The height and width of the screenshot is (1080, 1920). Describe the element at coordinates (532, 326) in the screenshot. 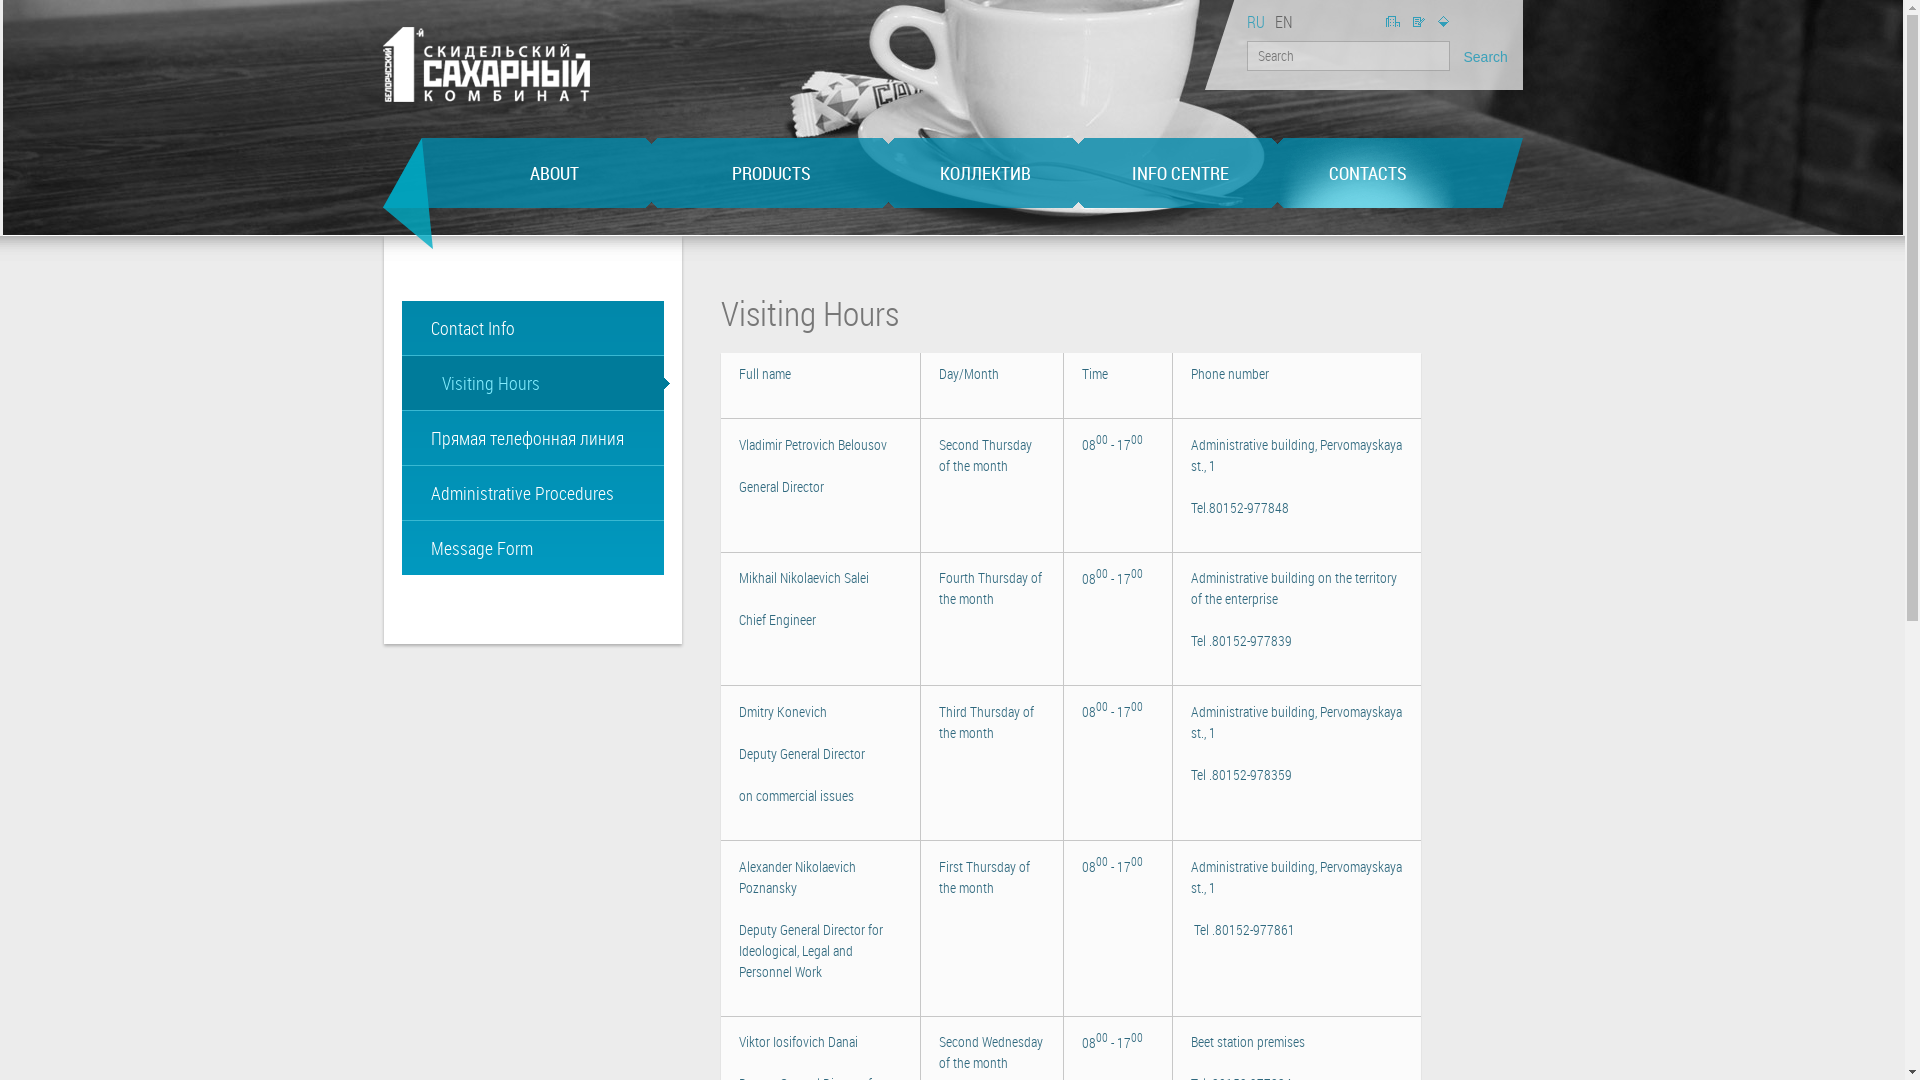

I see `'Contact Info'` at that location.